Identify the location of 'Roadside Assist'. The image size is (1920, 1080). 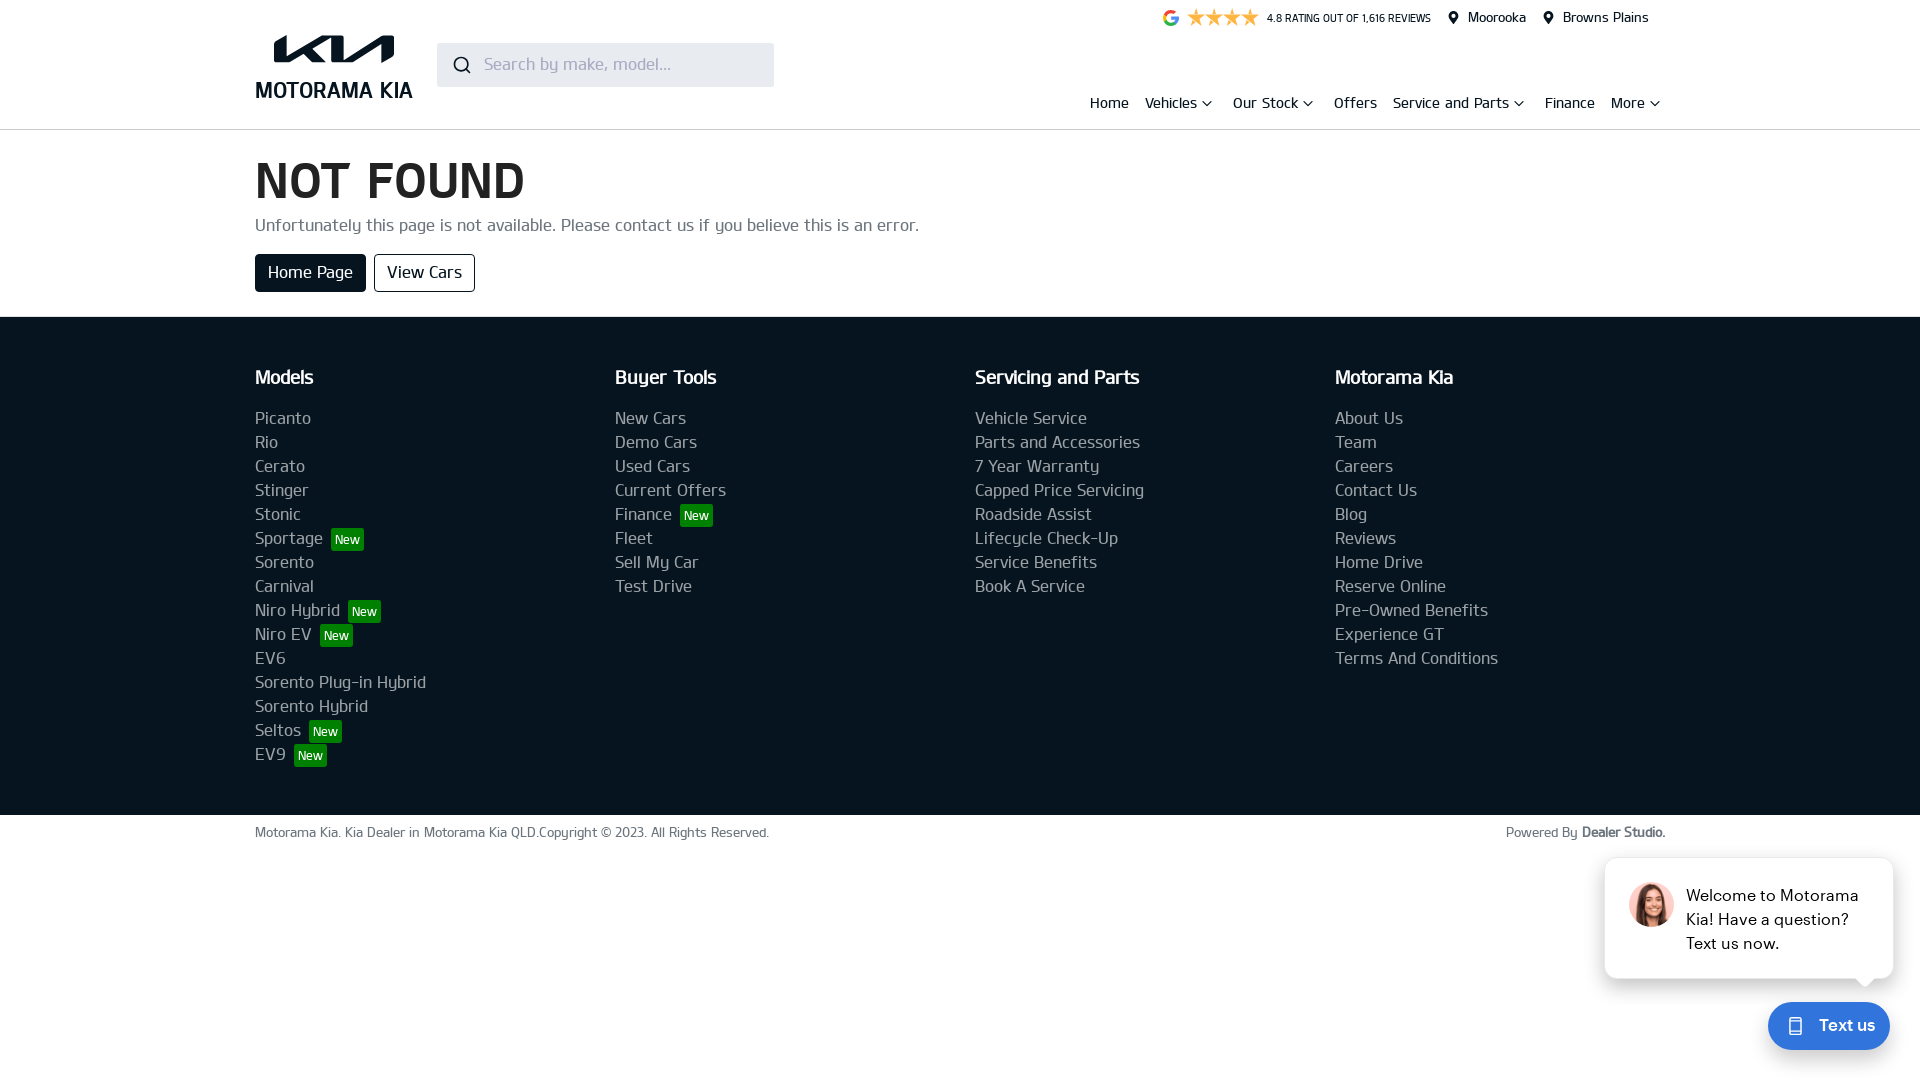
(974, 513).